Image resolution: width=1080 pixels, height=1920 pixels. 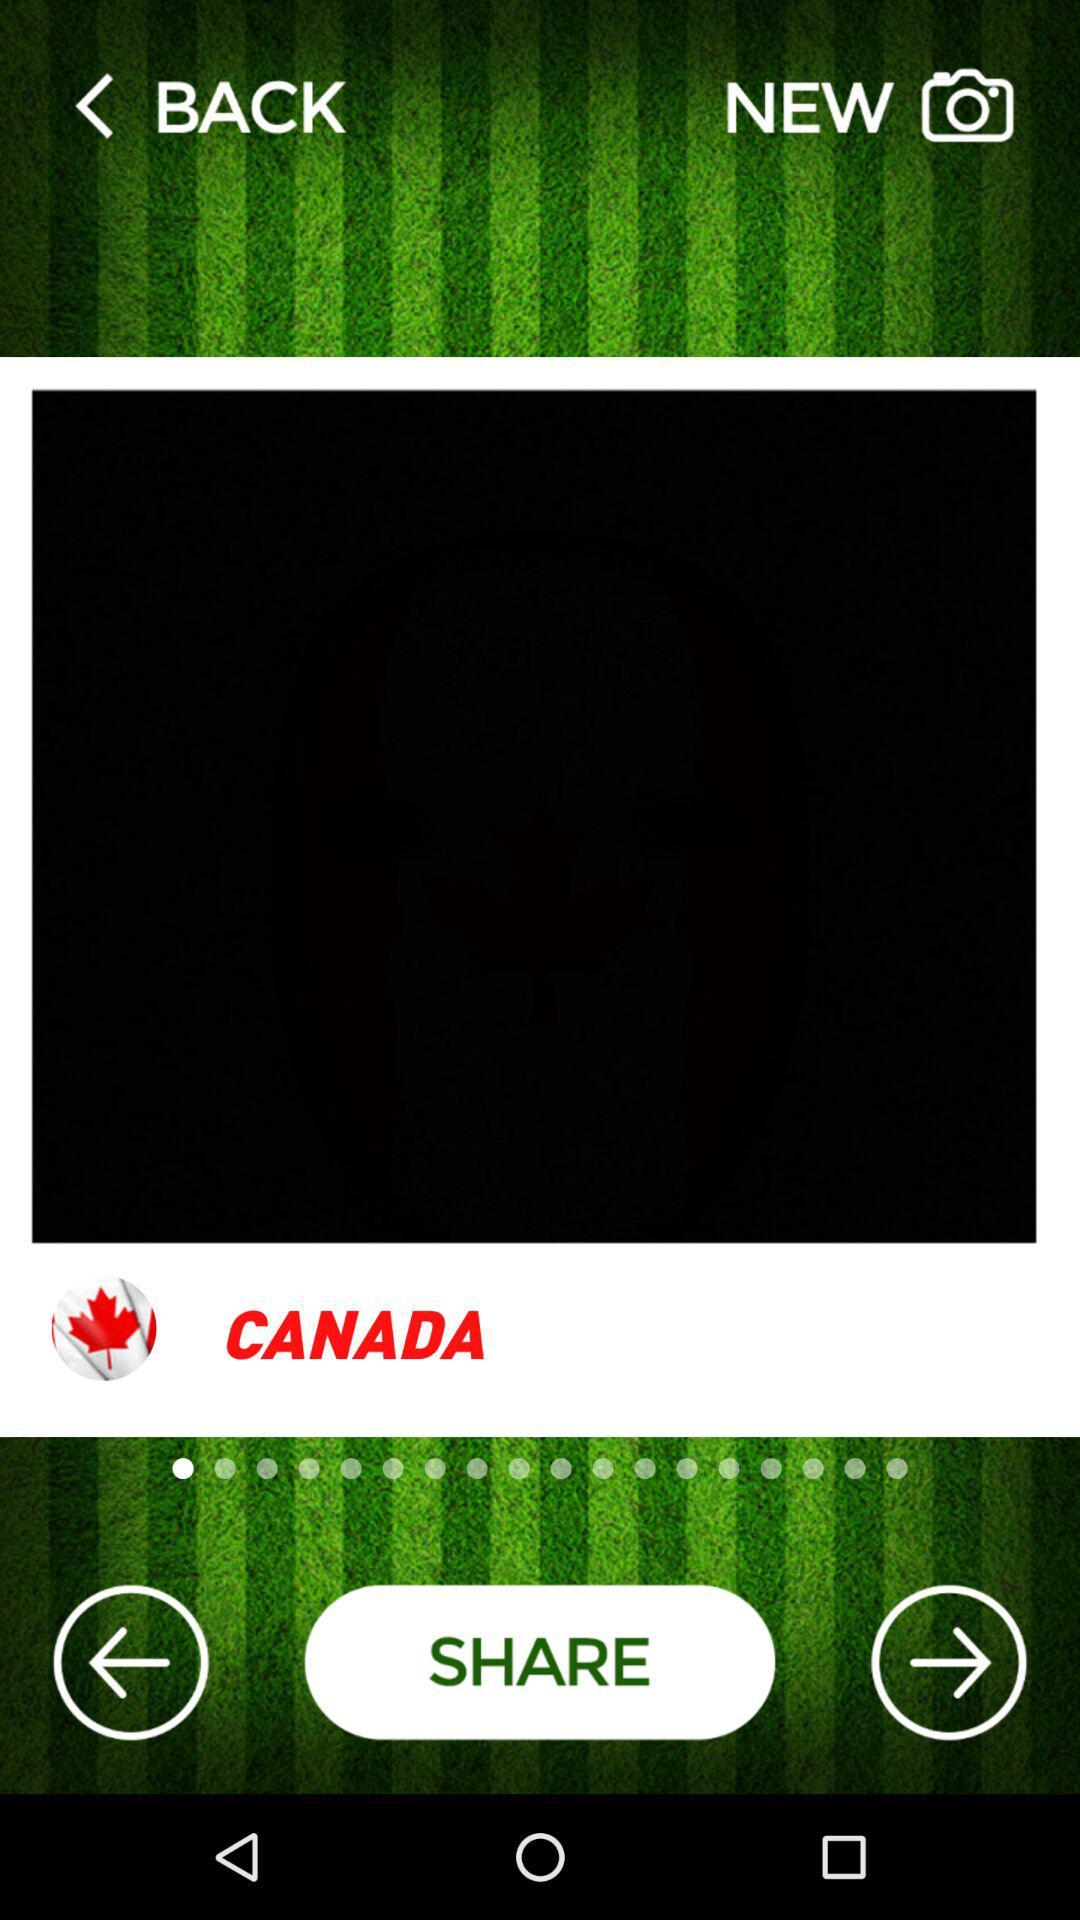 I want to click on take picture, so click(x=869, y=104).